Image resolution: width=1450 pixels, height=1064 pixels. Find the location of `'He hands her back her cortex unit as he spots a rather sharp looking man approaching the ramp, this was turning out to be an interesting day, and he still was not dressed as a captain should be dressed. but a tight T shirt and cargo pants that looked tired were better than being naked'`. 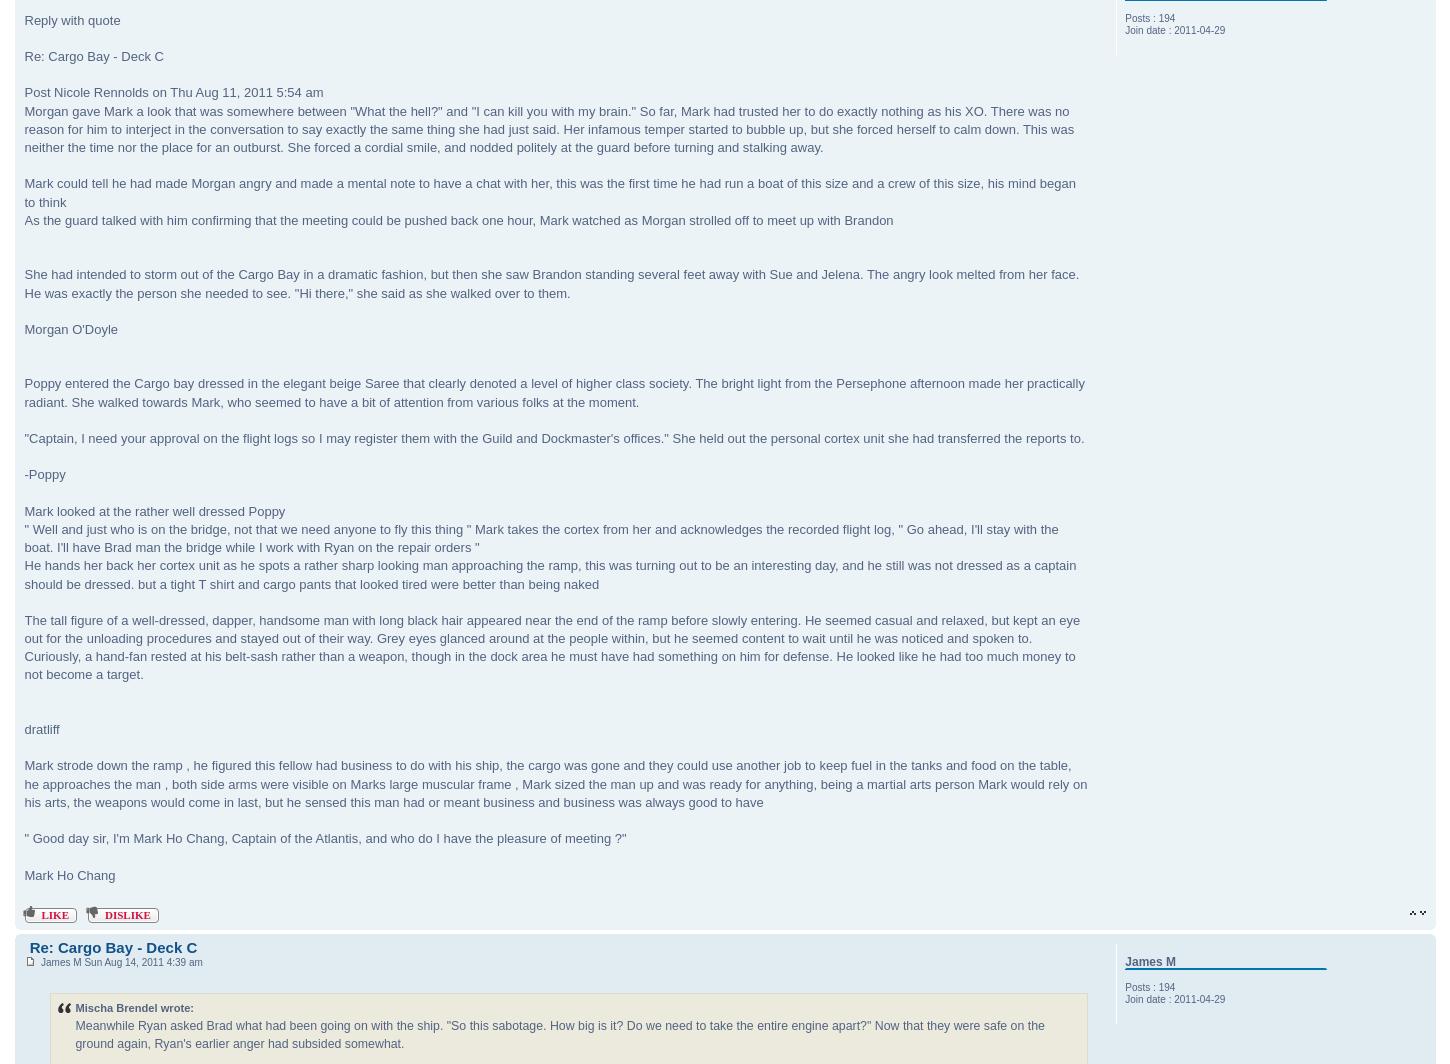

'He hands her back her cortex unit as he spots a rather sharp looking man approaching the ramp, this was turning out to be an interesting day, and he still was not dressed as a captain should be dressed. but a tight T shirt and cargo pants that looked tired were better than being naked' is located at coordinates (549, 574).